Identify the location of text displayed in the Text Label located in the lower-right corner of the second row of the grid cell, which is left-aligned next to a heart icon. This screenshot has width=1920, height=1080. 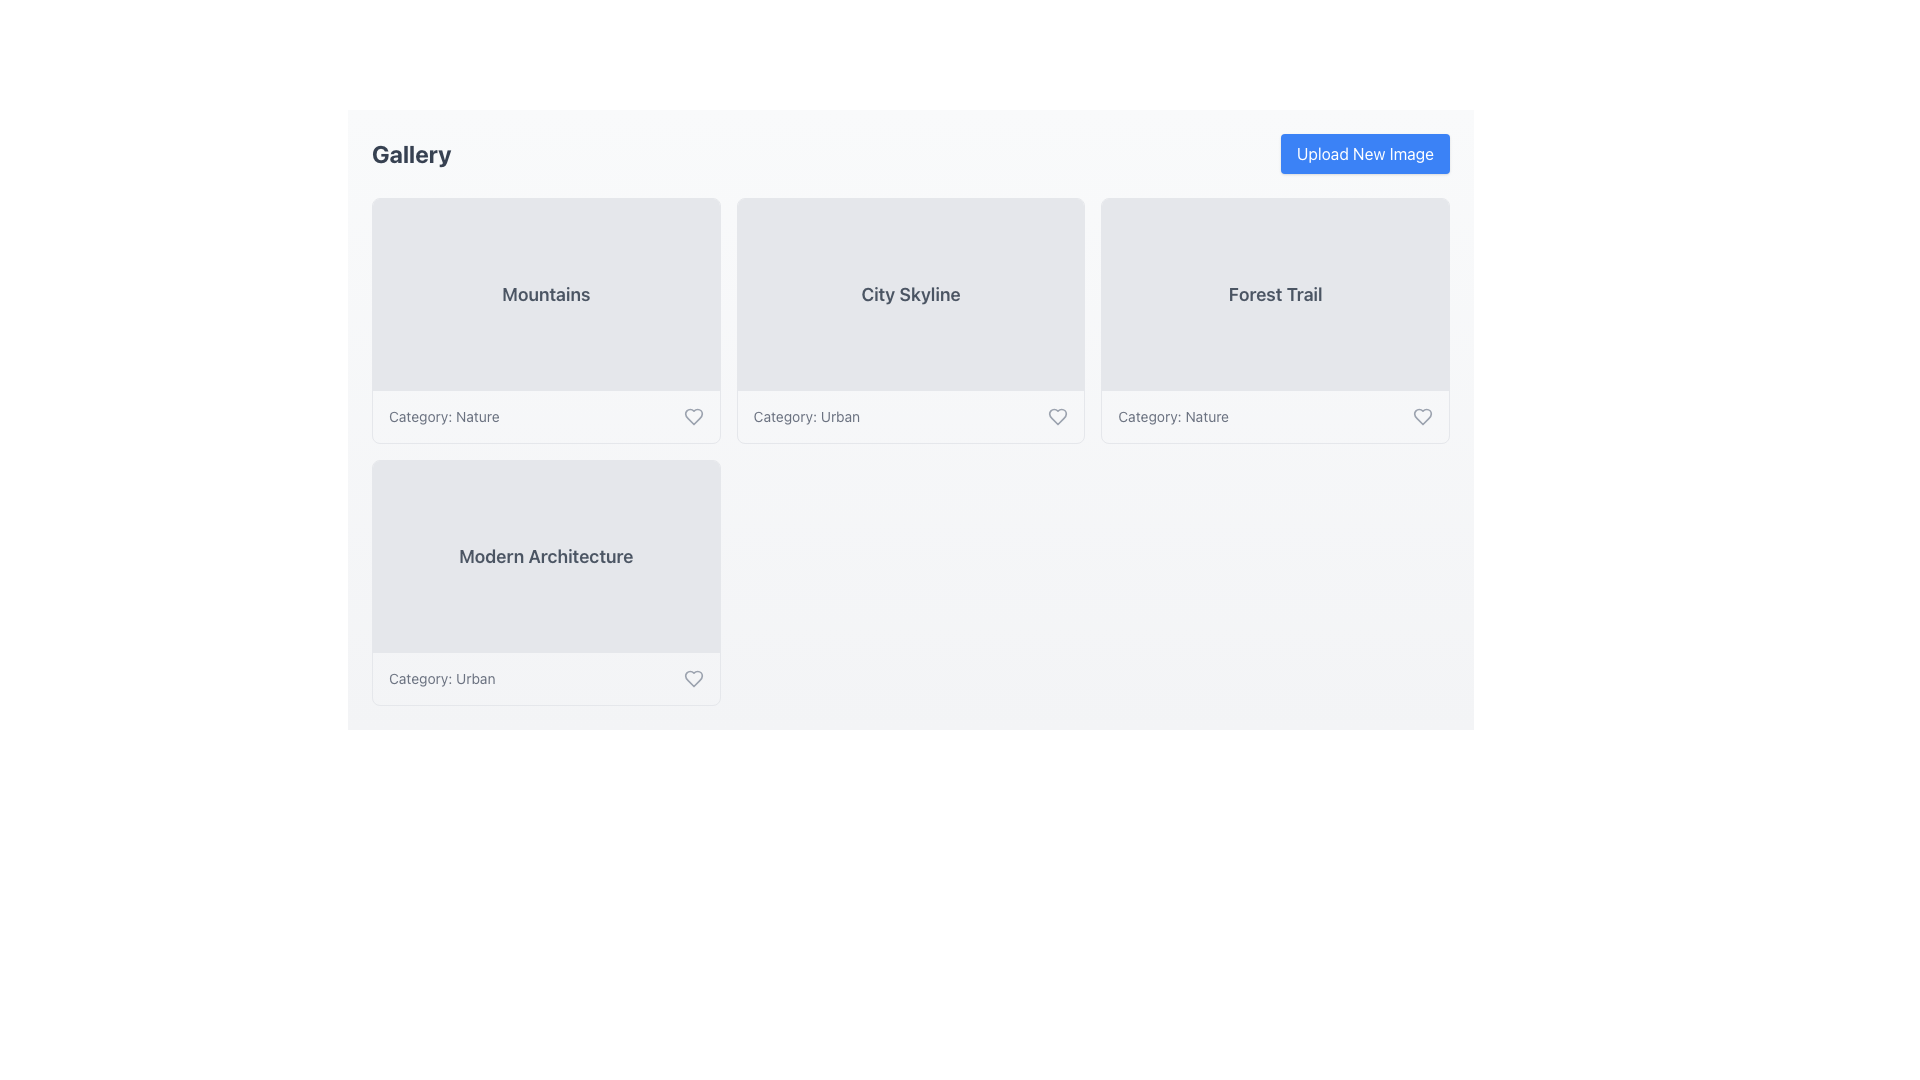
(806, 415).